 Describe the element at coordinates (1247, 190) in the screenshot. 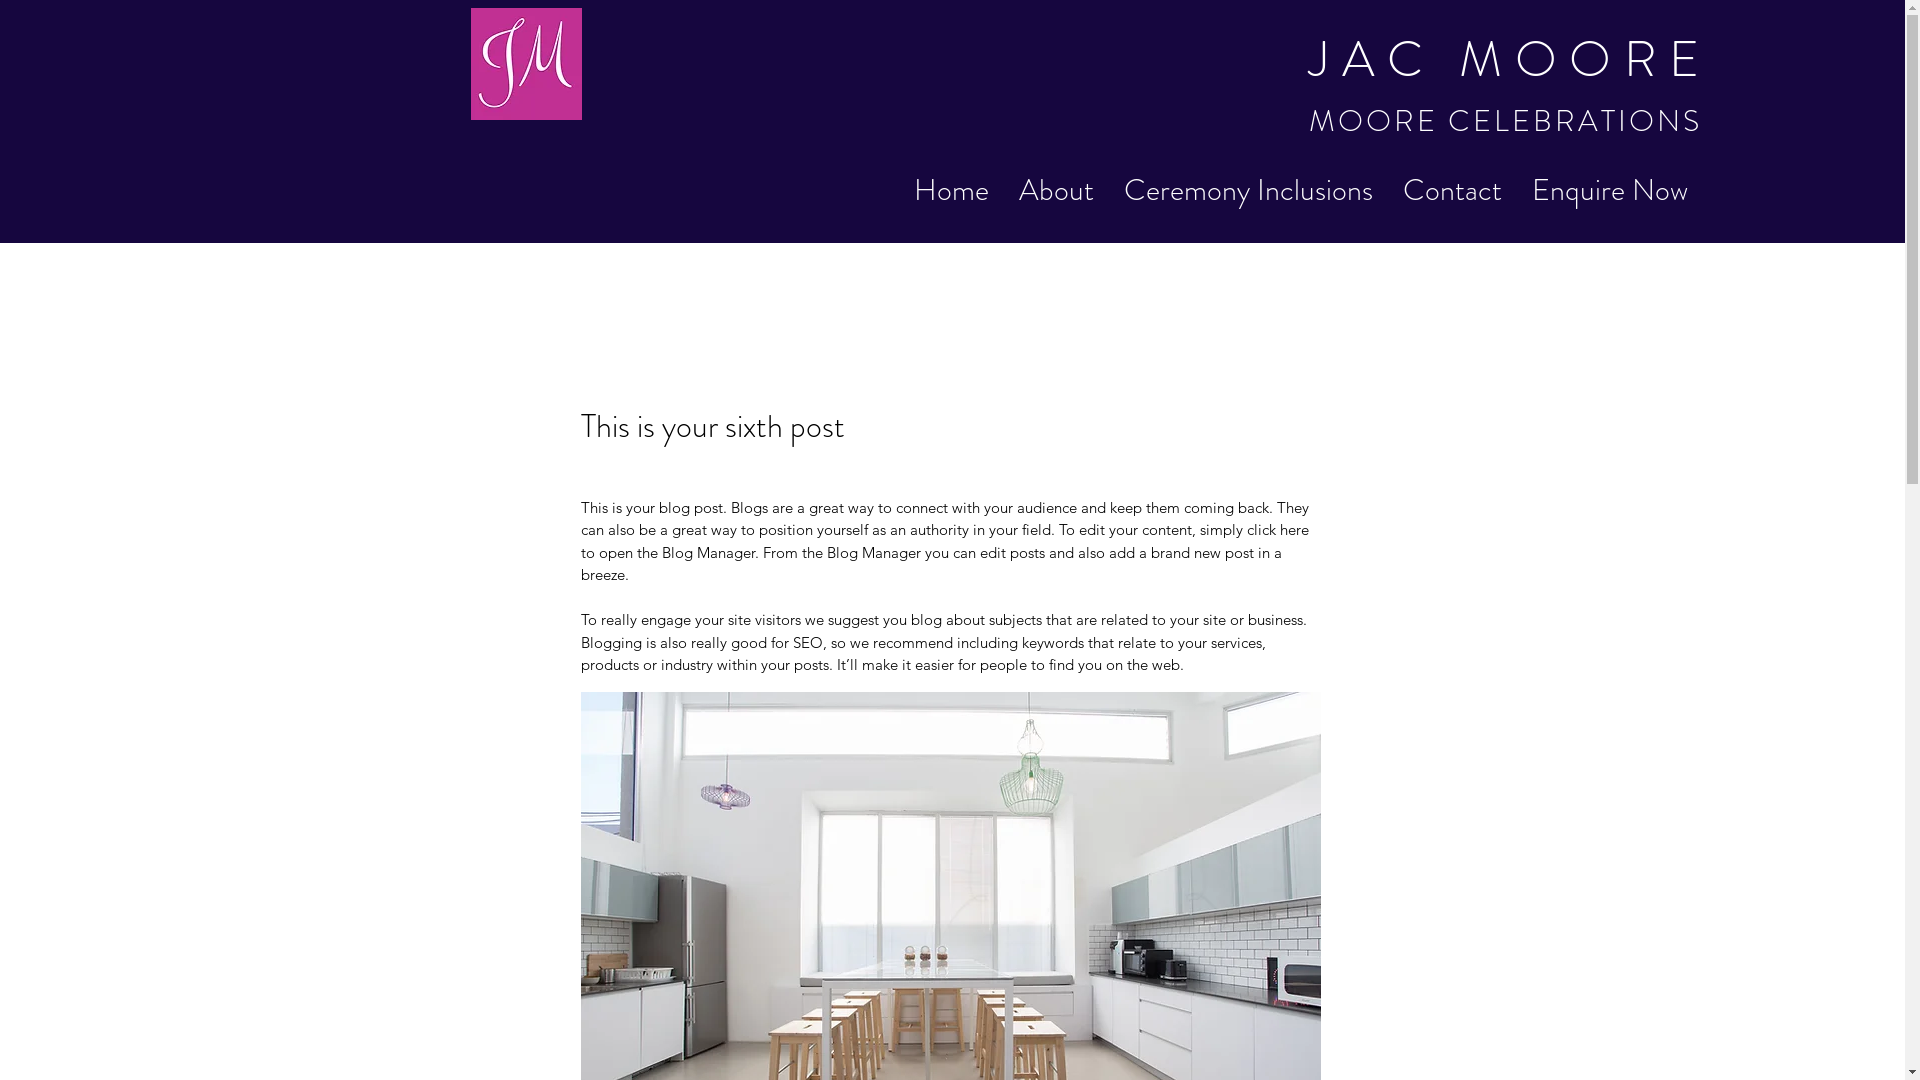

I see `'Ceremony Inclusions'` at that location.